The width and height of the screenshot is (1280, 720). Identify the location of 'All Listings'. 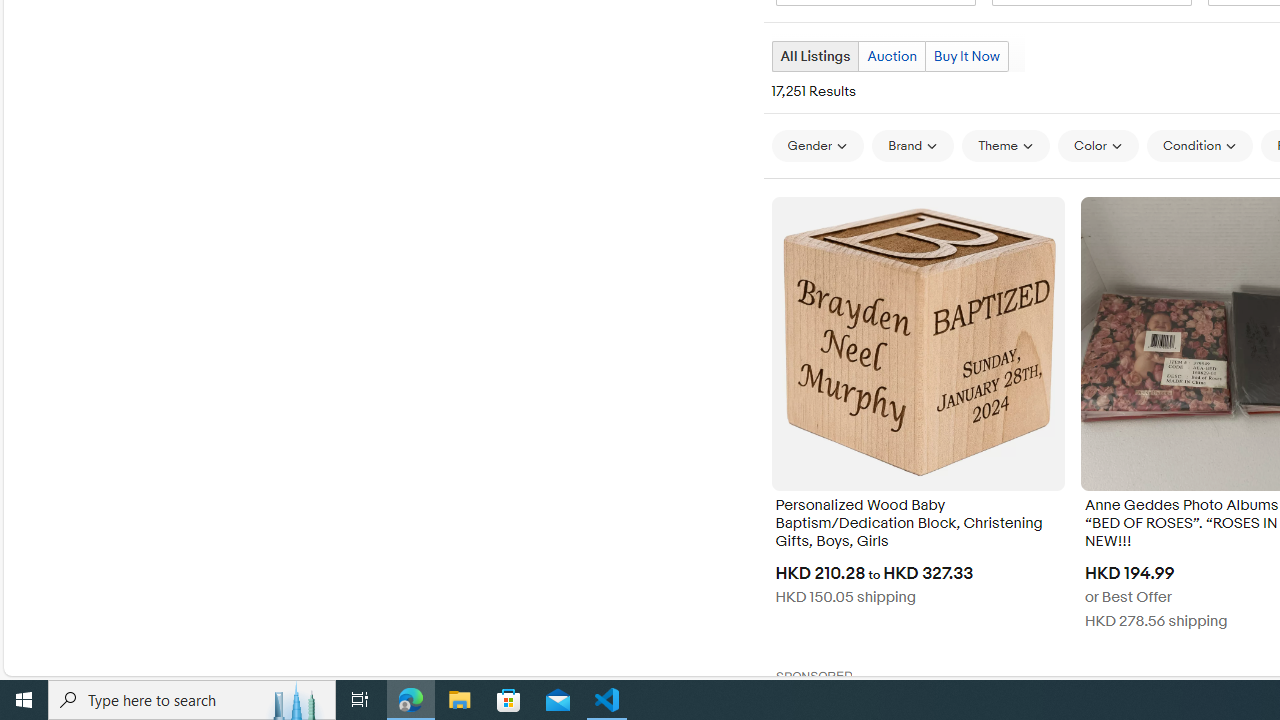
(814, 55).